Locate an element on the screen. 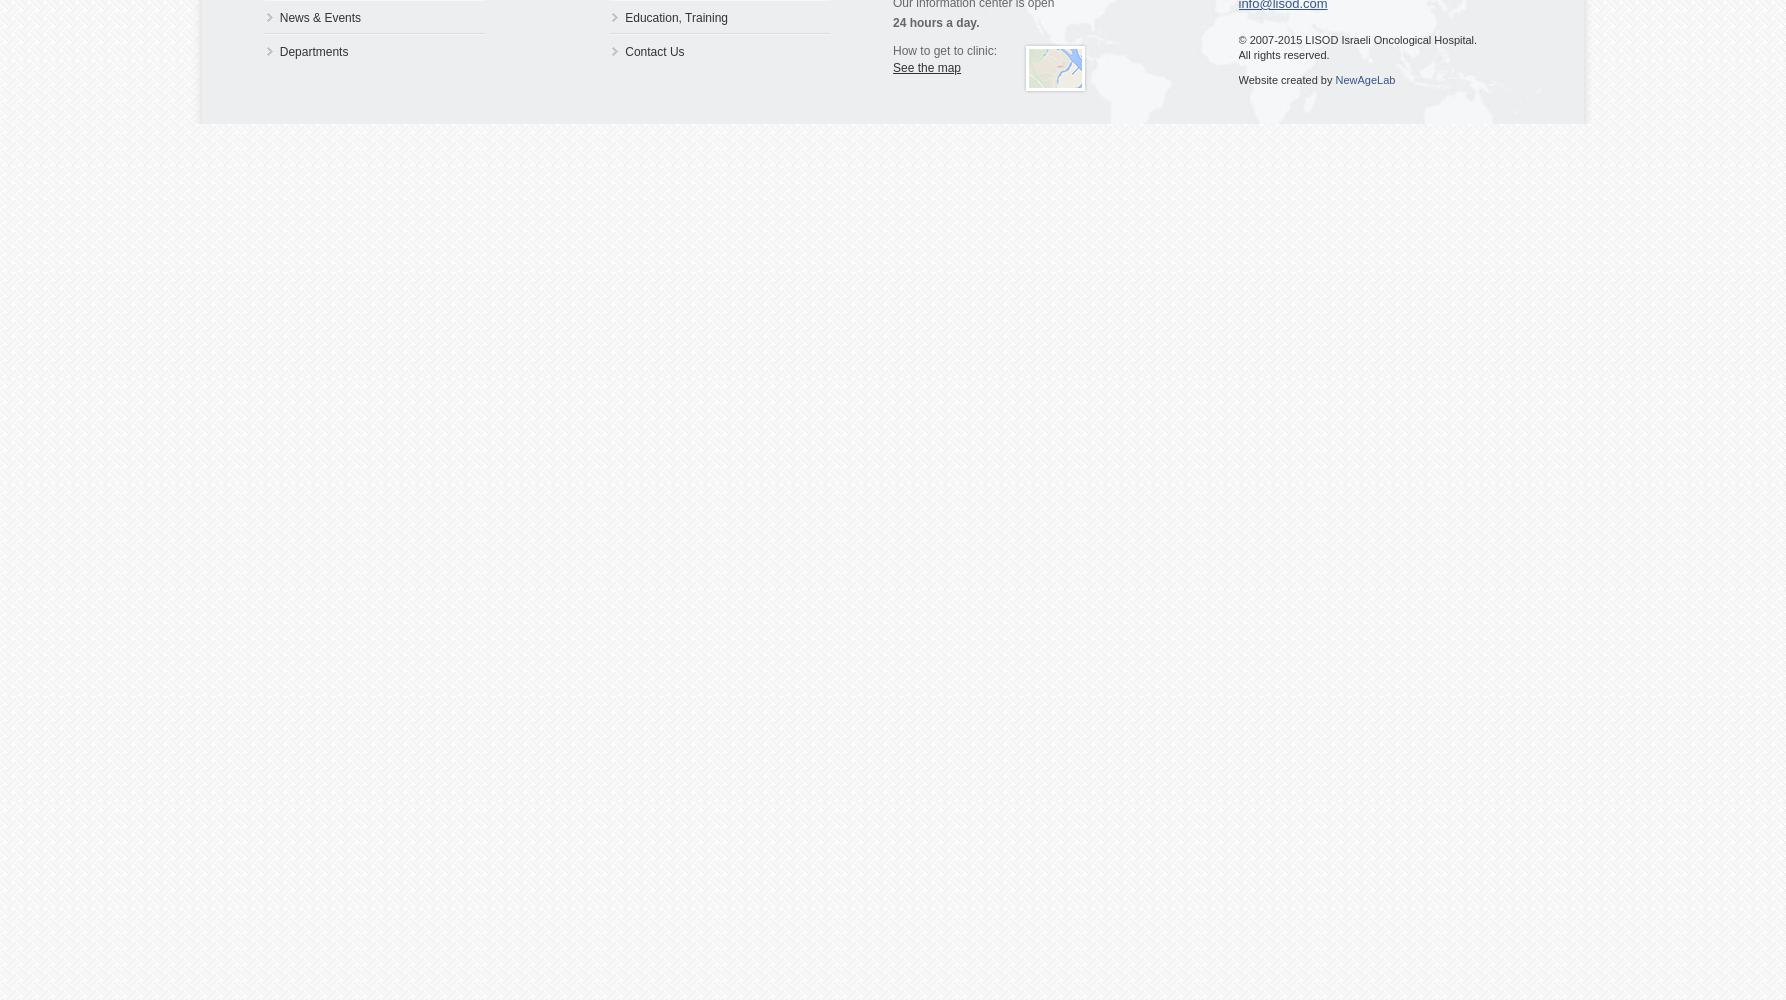 The width and height of the screenshot is (1786, 1000). 'All rights reserved.' is located at coordinates (1283, 55).